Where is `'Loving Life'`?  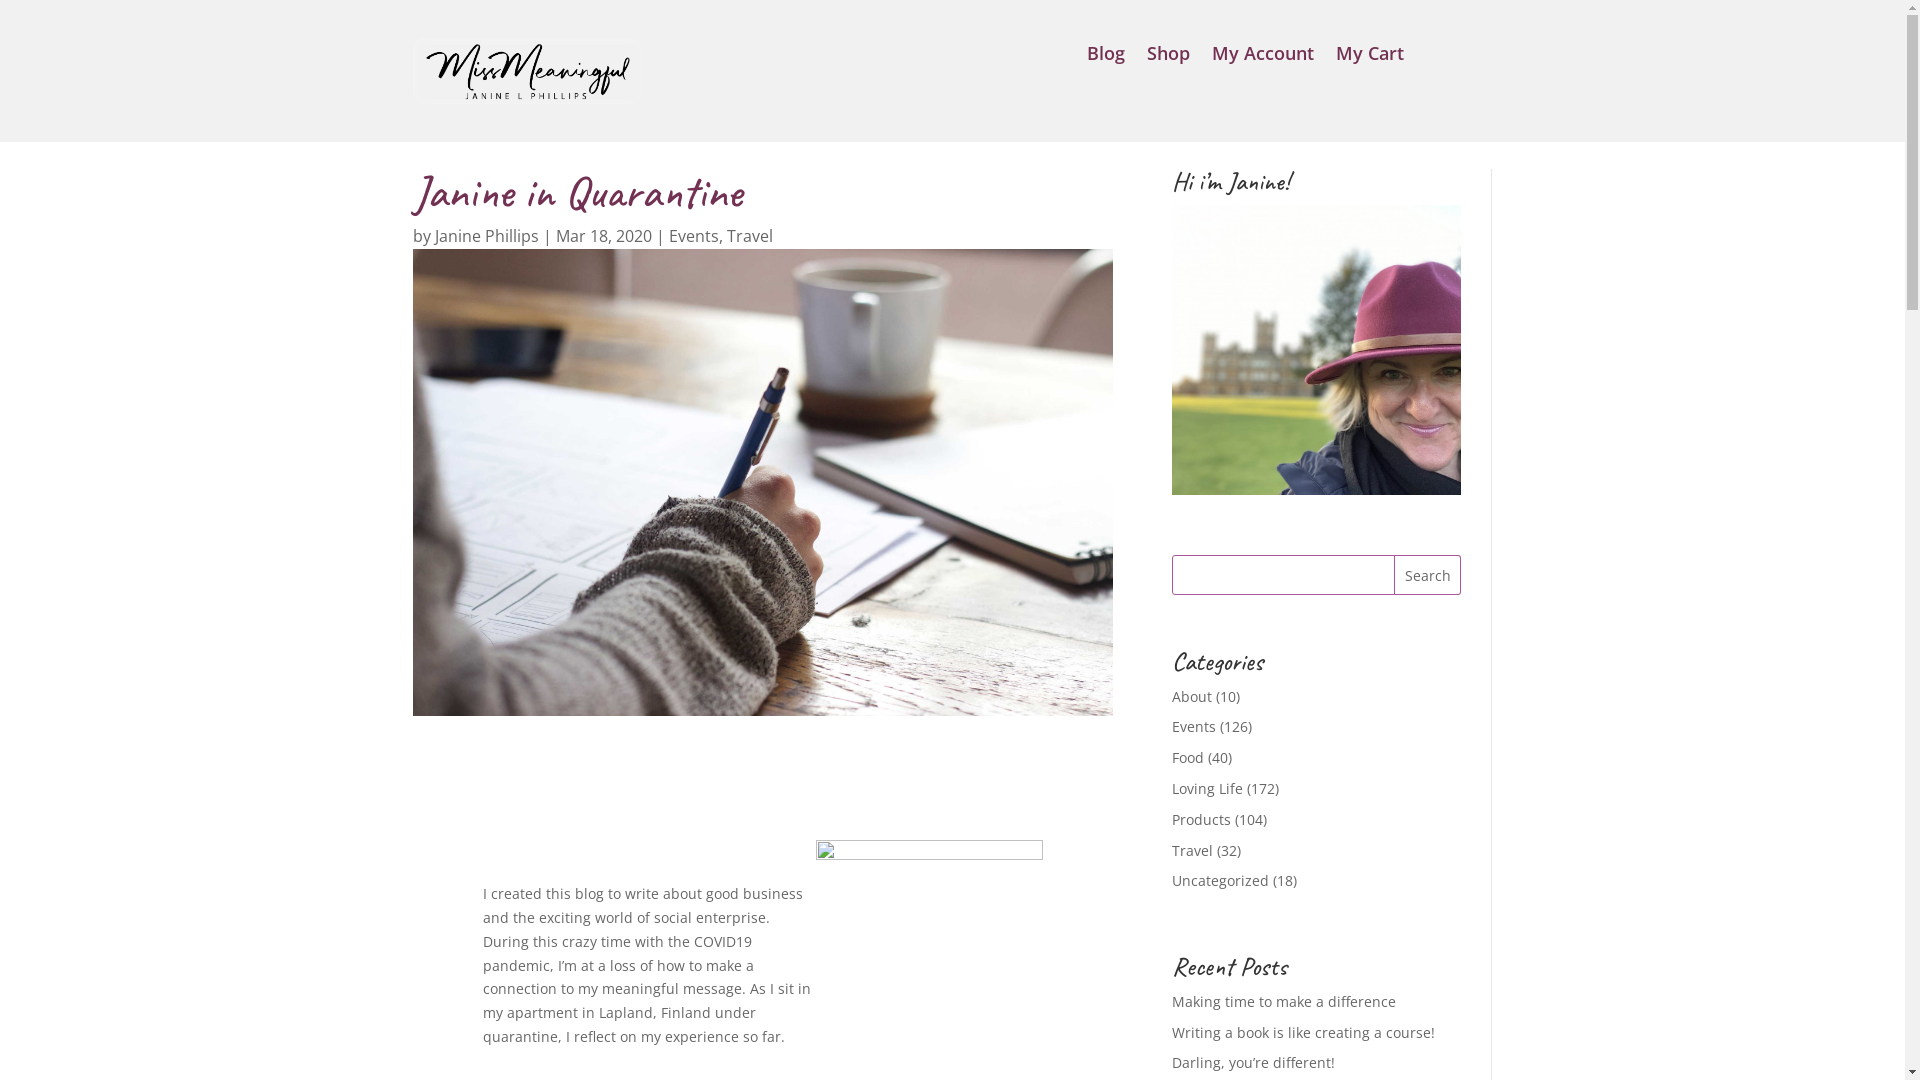
'Loving Life' is located at coordinates (1206, 787).